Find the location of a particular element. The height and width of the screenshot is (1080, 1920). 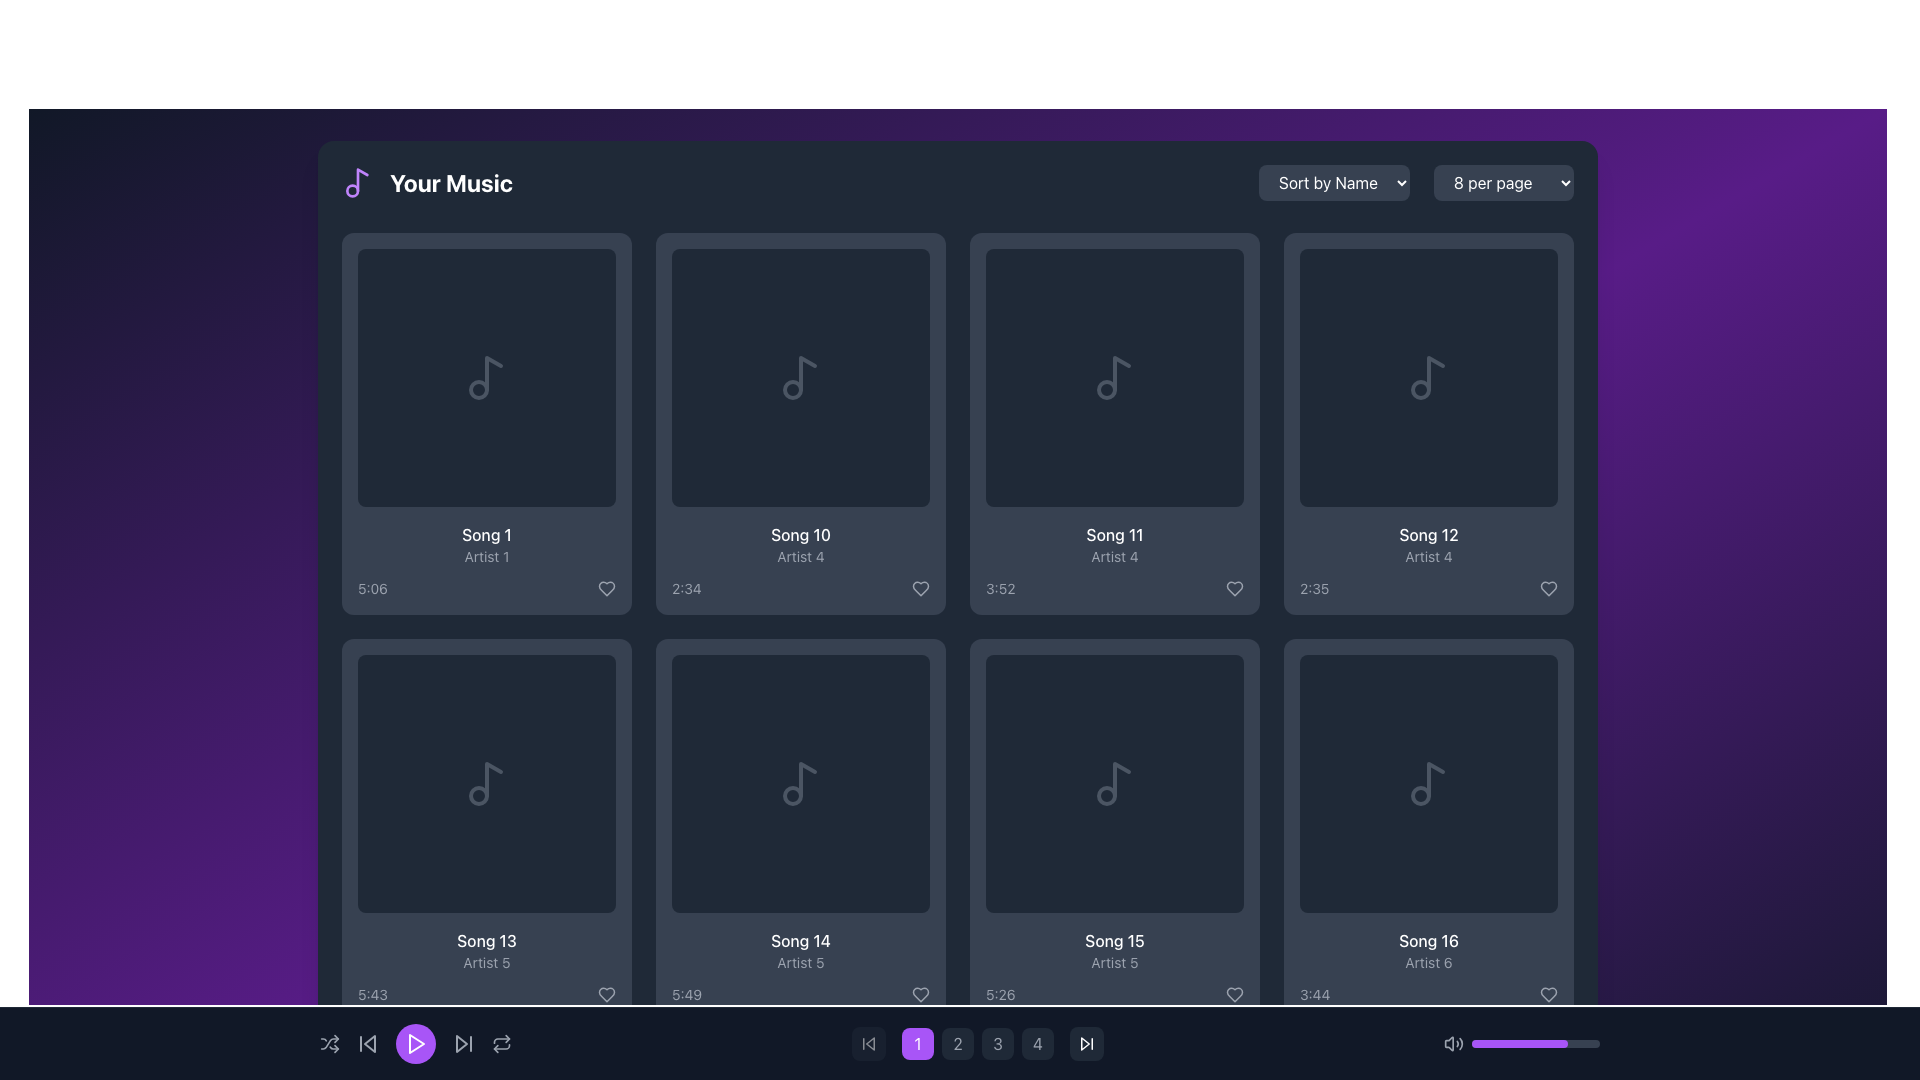

the circular button with a dark background and a right-pointing double arrow icon to activate its hover effect is located at coordinates (1085, 1043).